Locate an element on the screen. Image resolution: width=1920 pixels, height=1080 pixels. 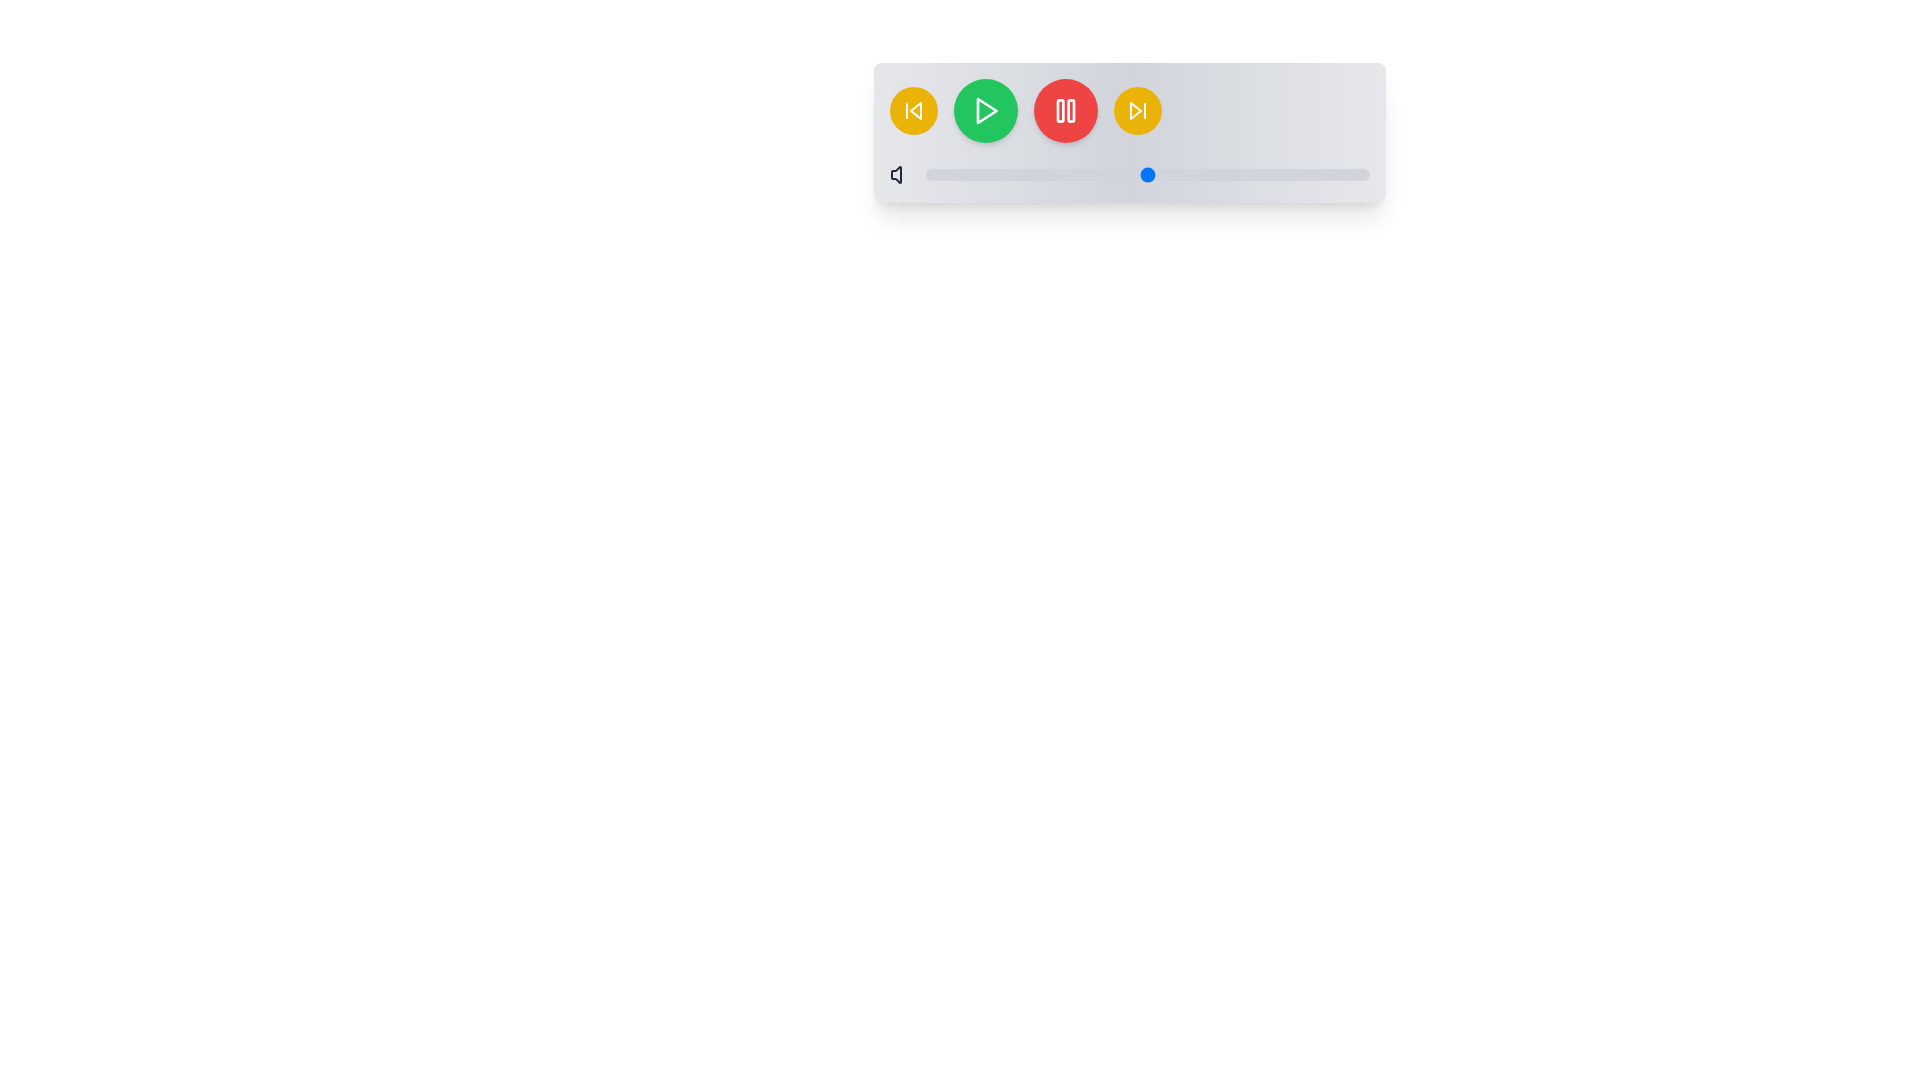
the second vertical rectangle of the pause button icon in the multimedia control interface, which is the third circular red button in a row of four is located at coordinates (1069, 111).